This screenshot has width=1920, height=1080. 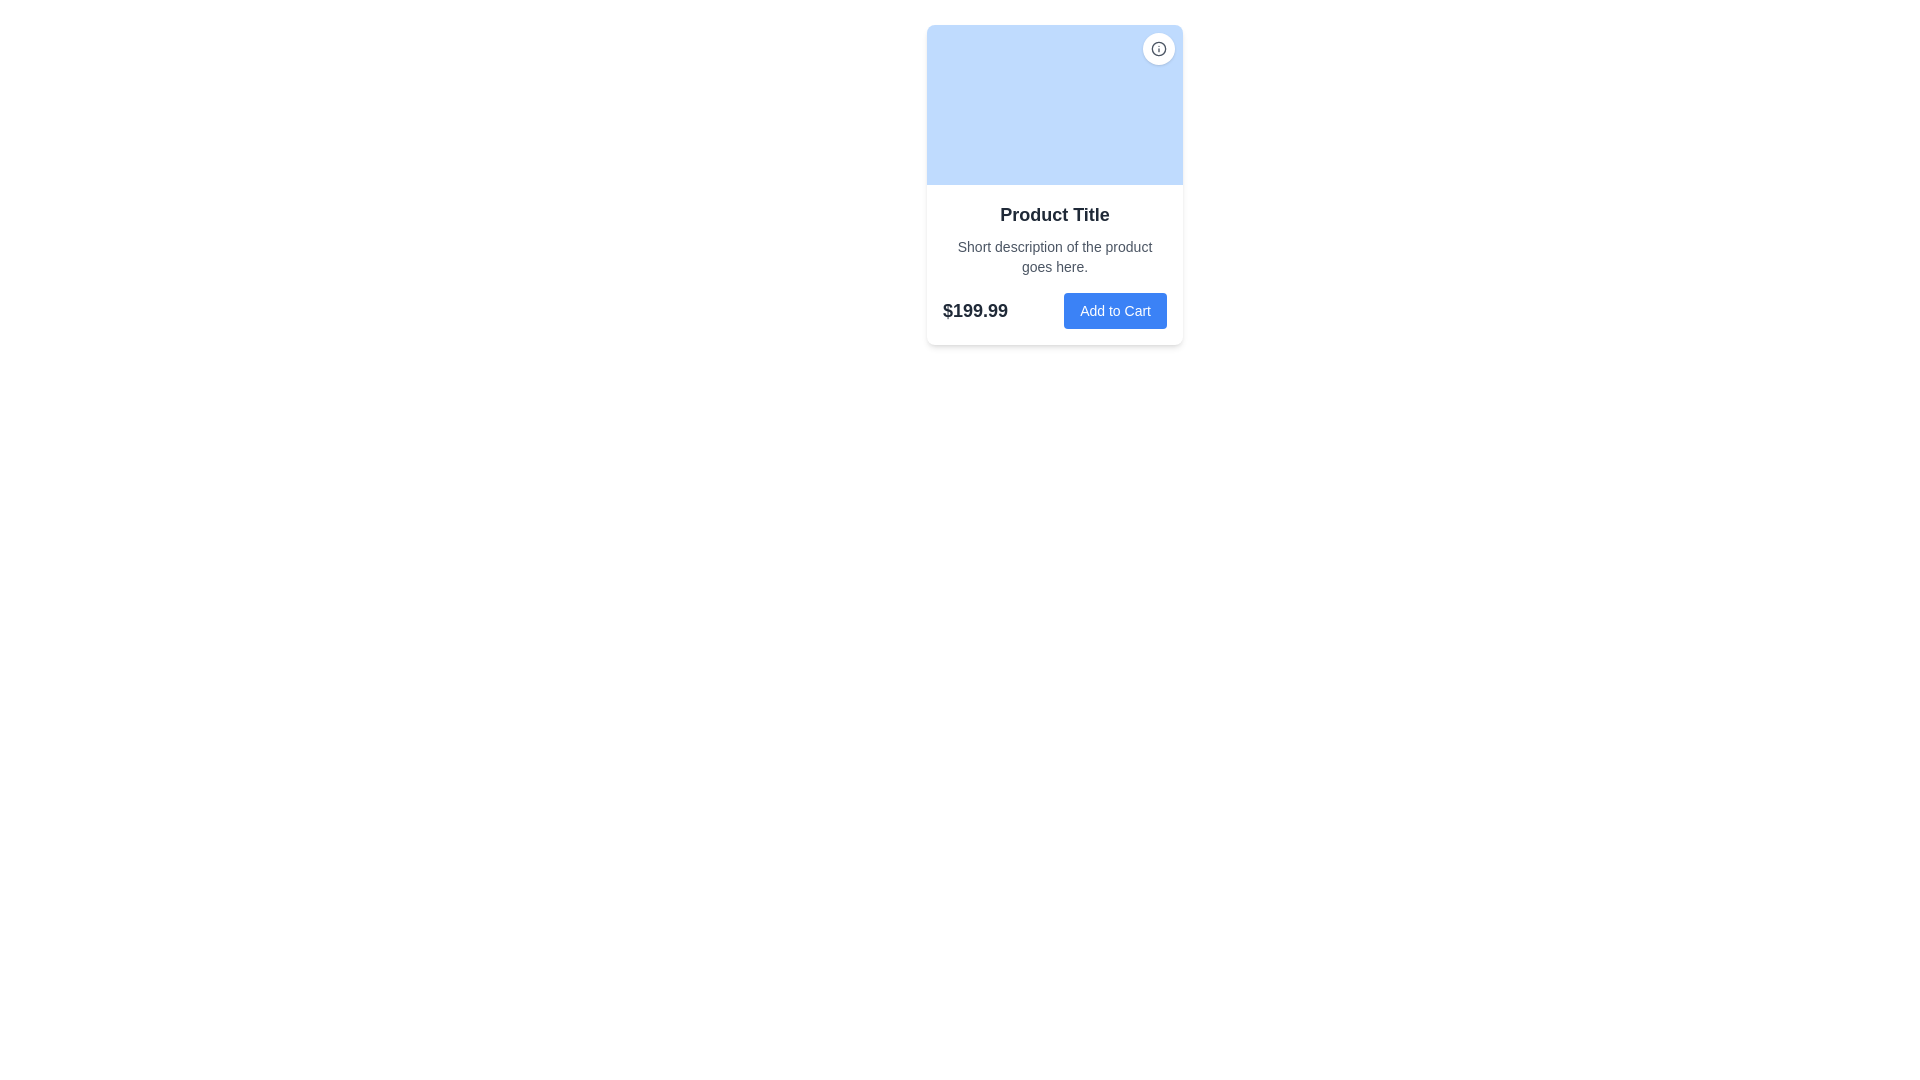 What do you see at coordinates (1158, 48) in the screenshot?
I see `the help button located at the top-right corner of the product card` at bounding box center [1158, 48].